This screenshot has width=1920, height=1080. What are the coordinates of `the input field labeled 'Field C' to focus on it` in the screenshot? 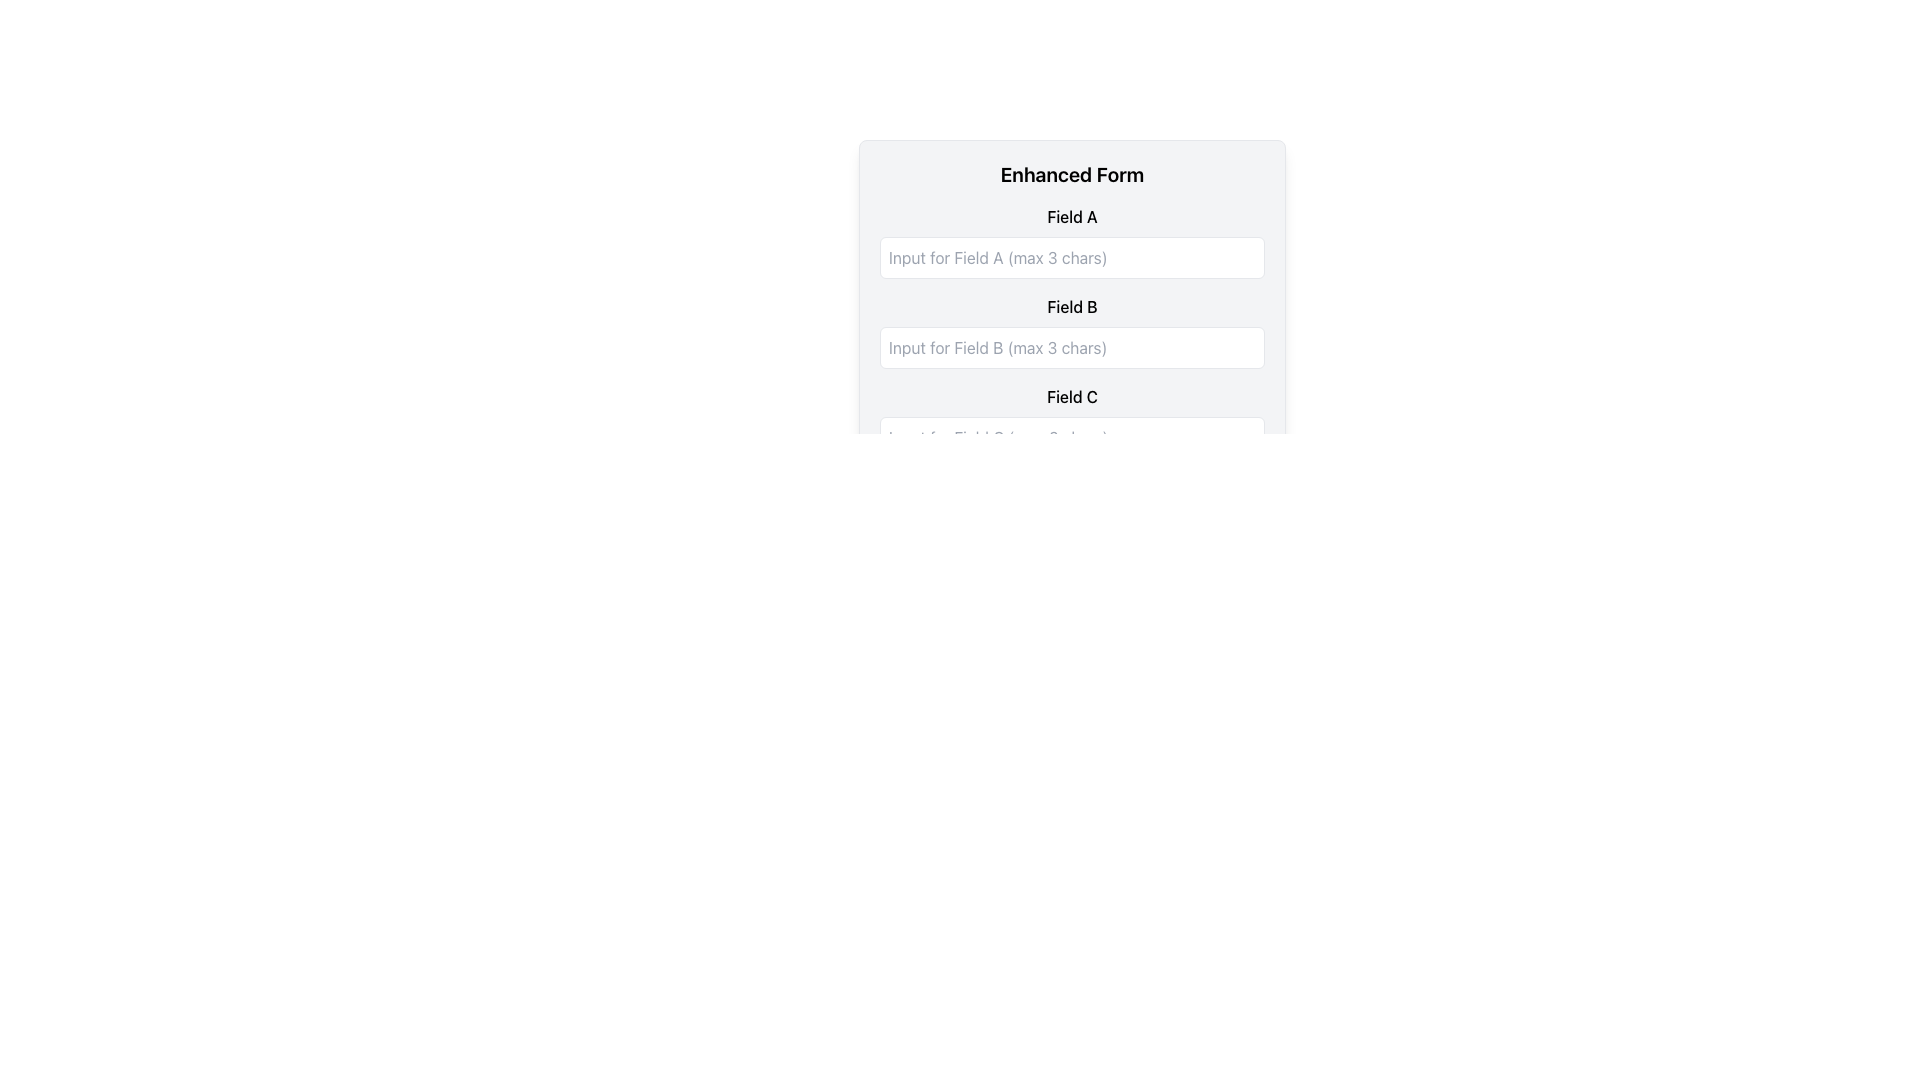 It's located at (1071, 420).